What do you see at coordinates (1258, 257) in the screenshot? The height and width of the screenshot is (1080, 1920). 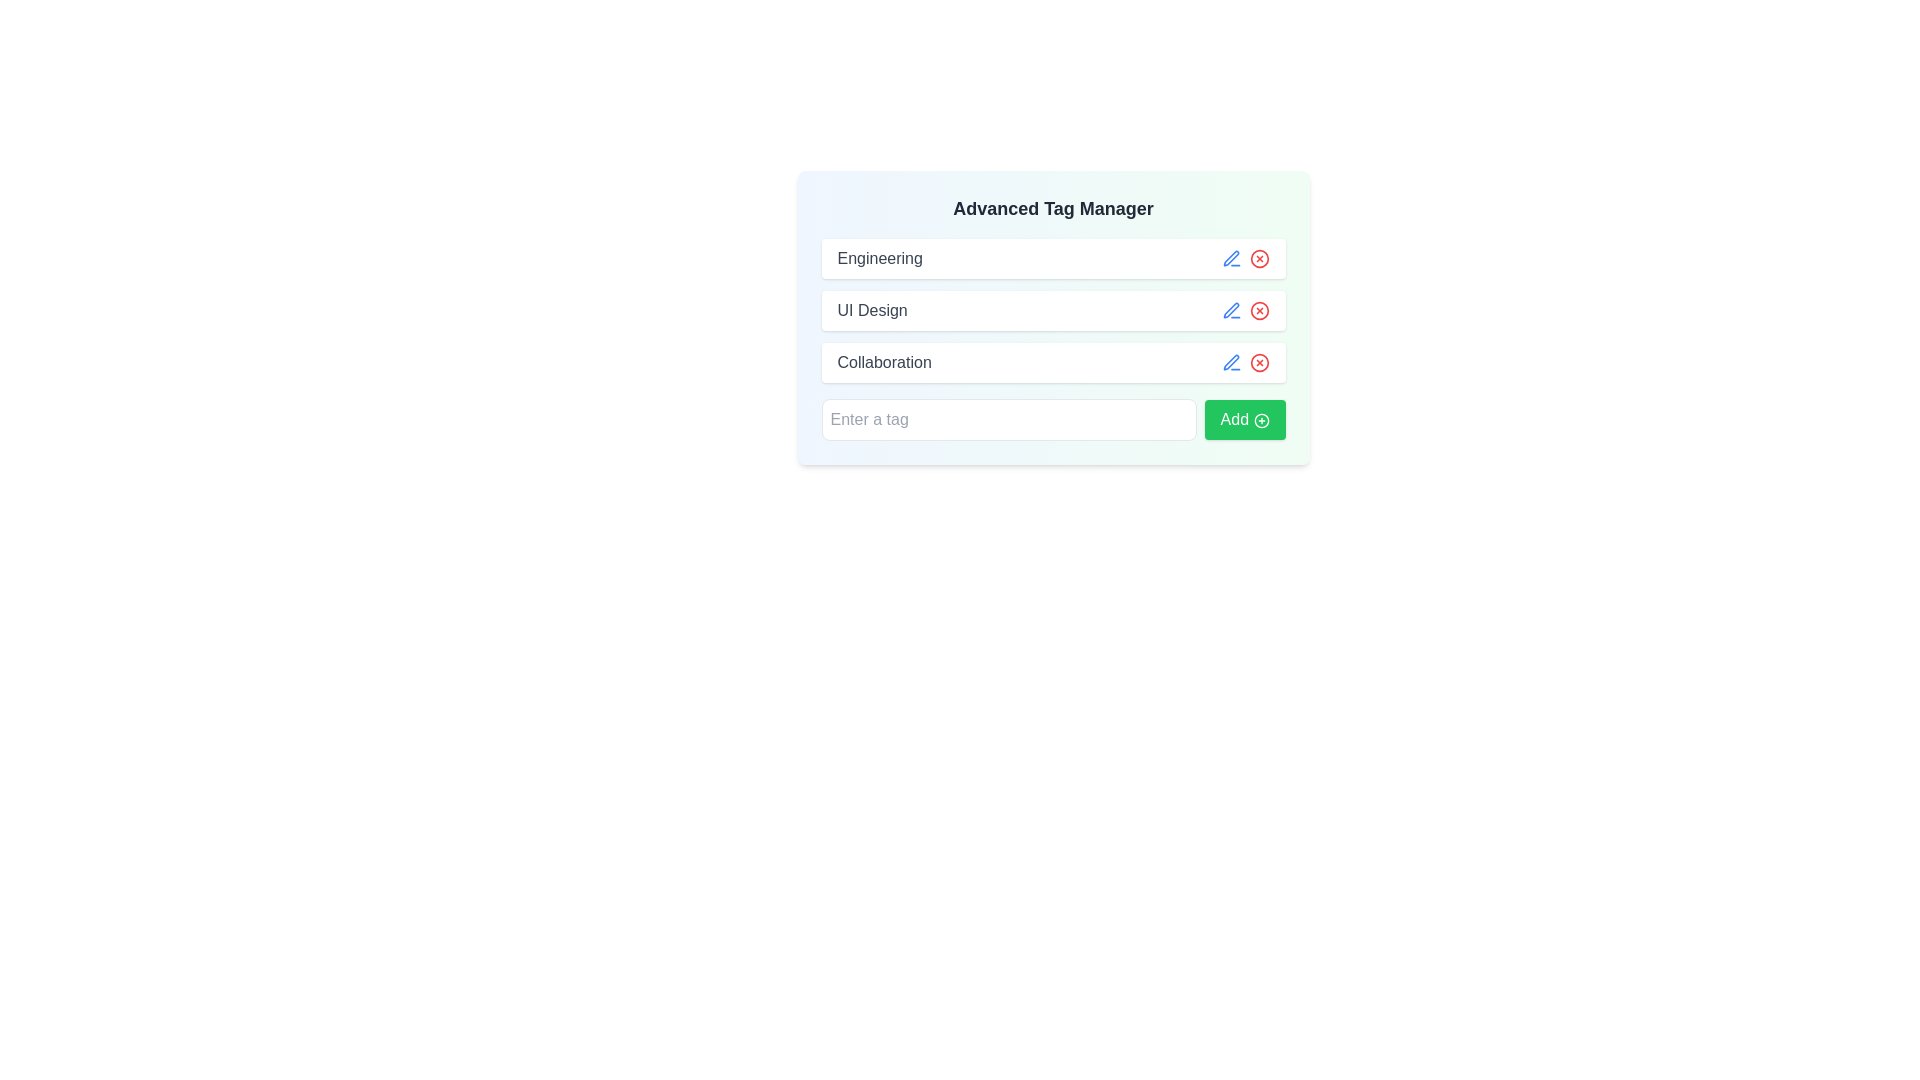 I see `the delete button icon located to the right of the 'Engineering' input field` at bounding box center [1258, 257].